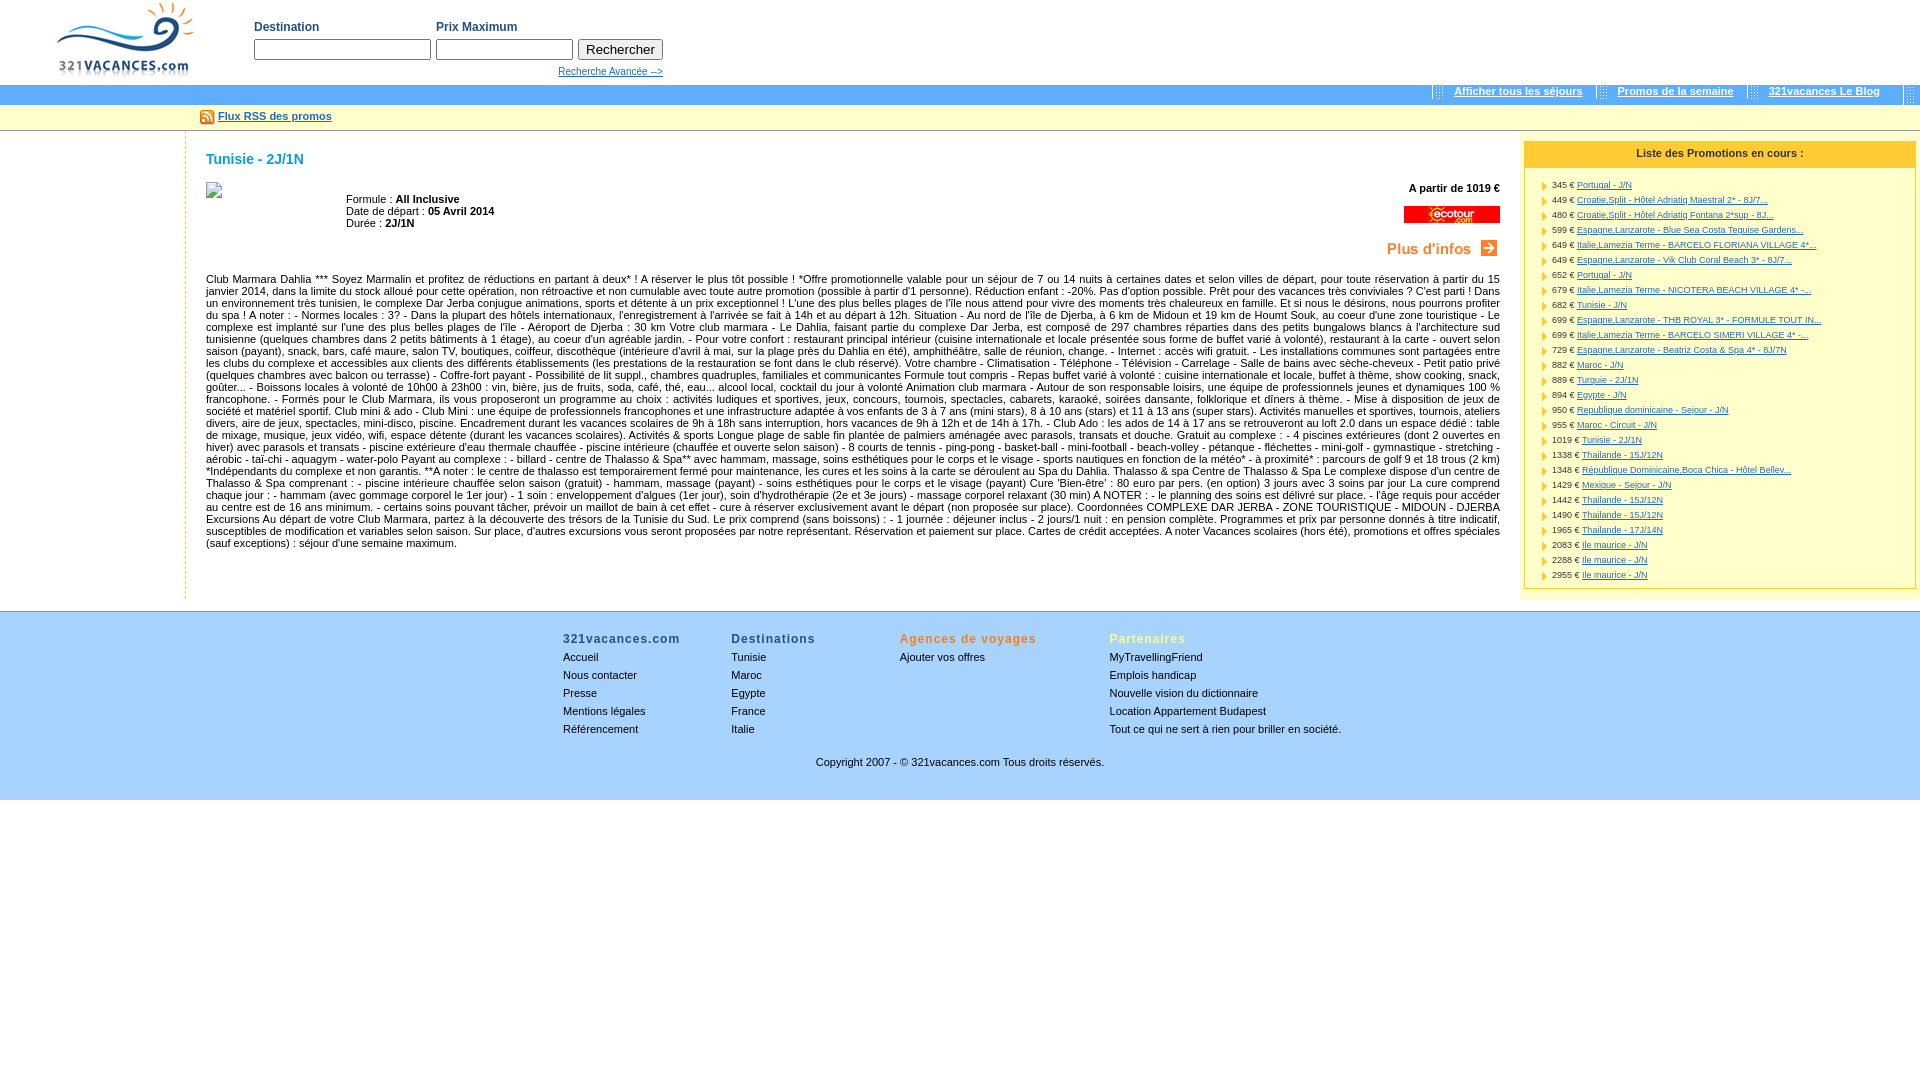 Image resolution: width=1920 pixels, height=1080 pixels. Describe the element at coordinates (1153, 675) in the screenshot. I see `'Emplois handicap'` at that location.